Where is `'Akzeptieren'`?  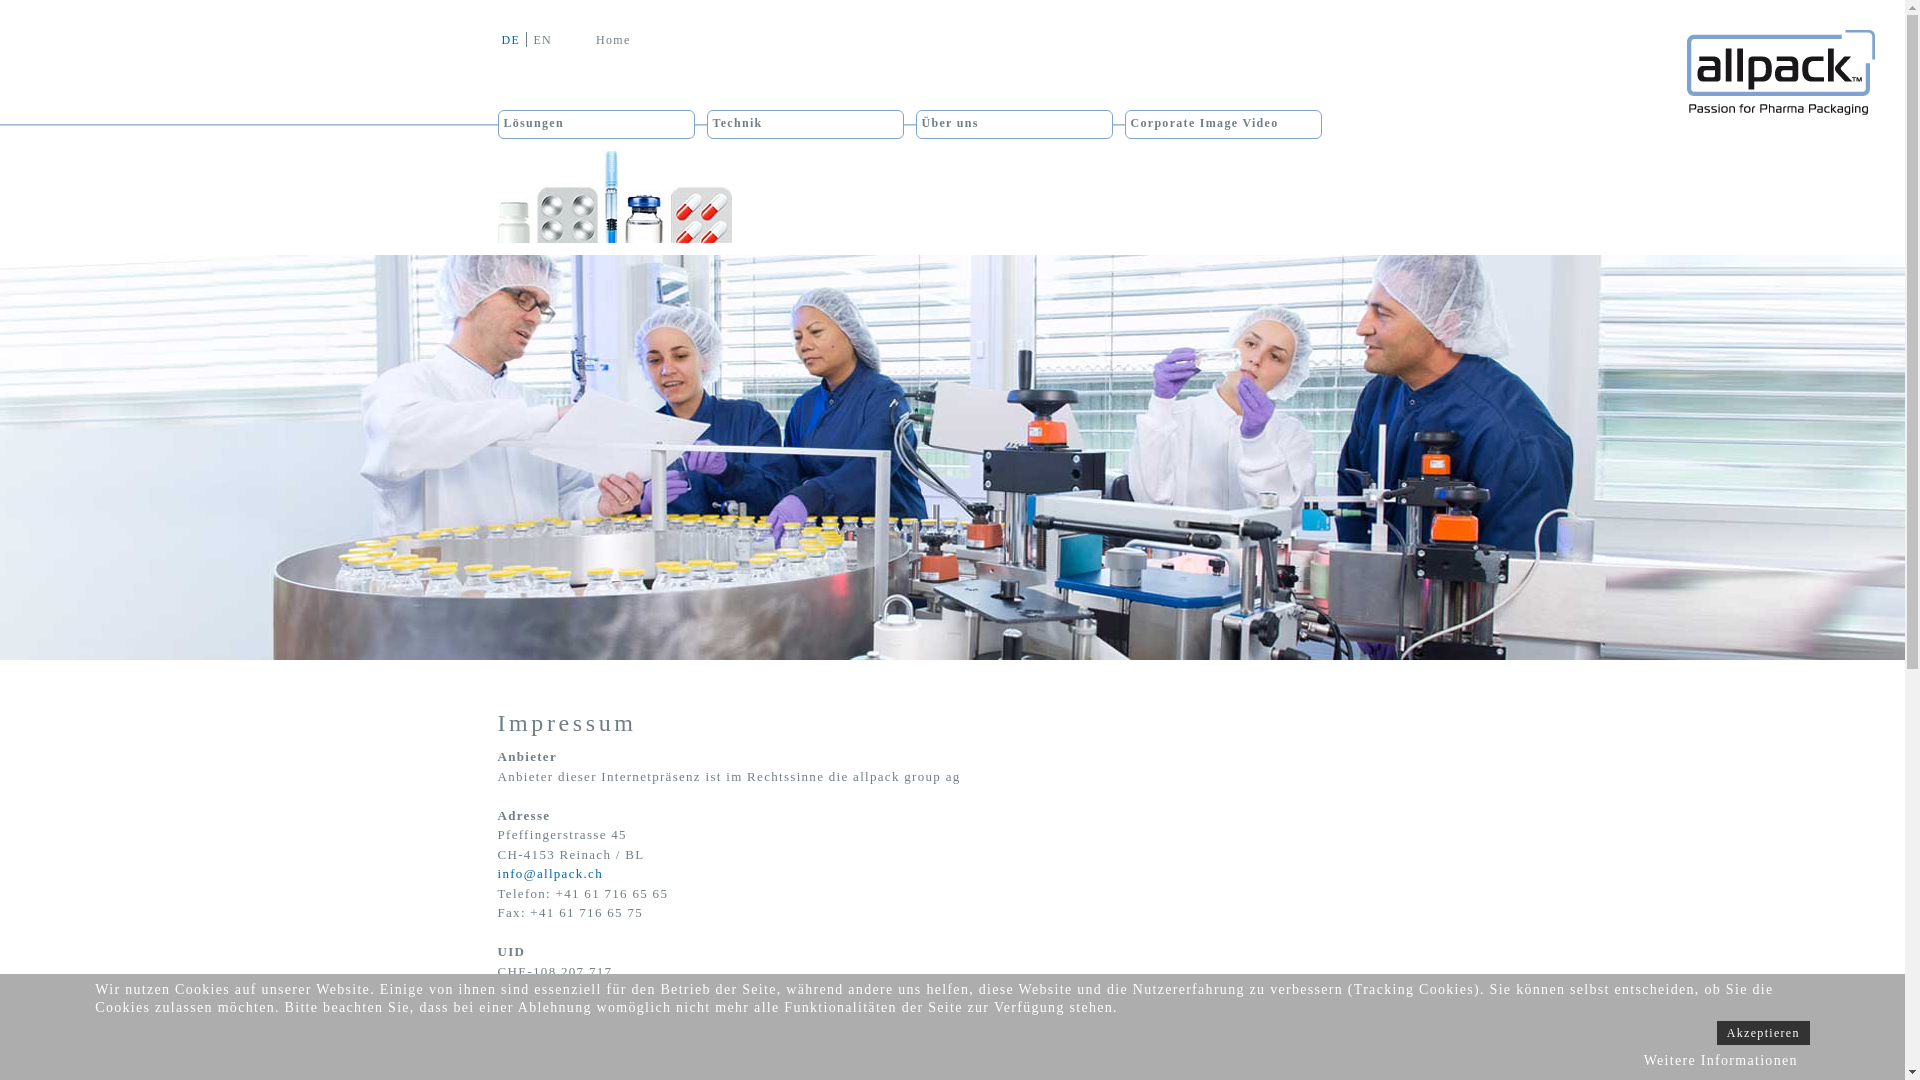 'Akzeptieren' is located at coordinates (1763, 1033).